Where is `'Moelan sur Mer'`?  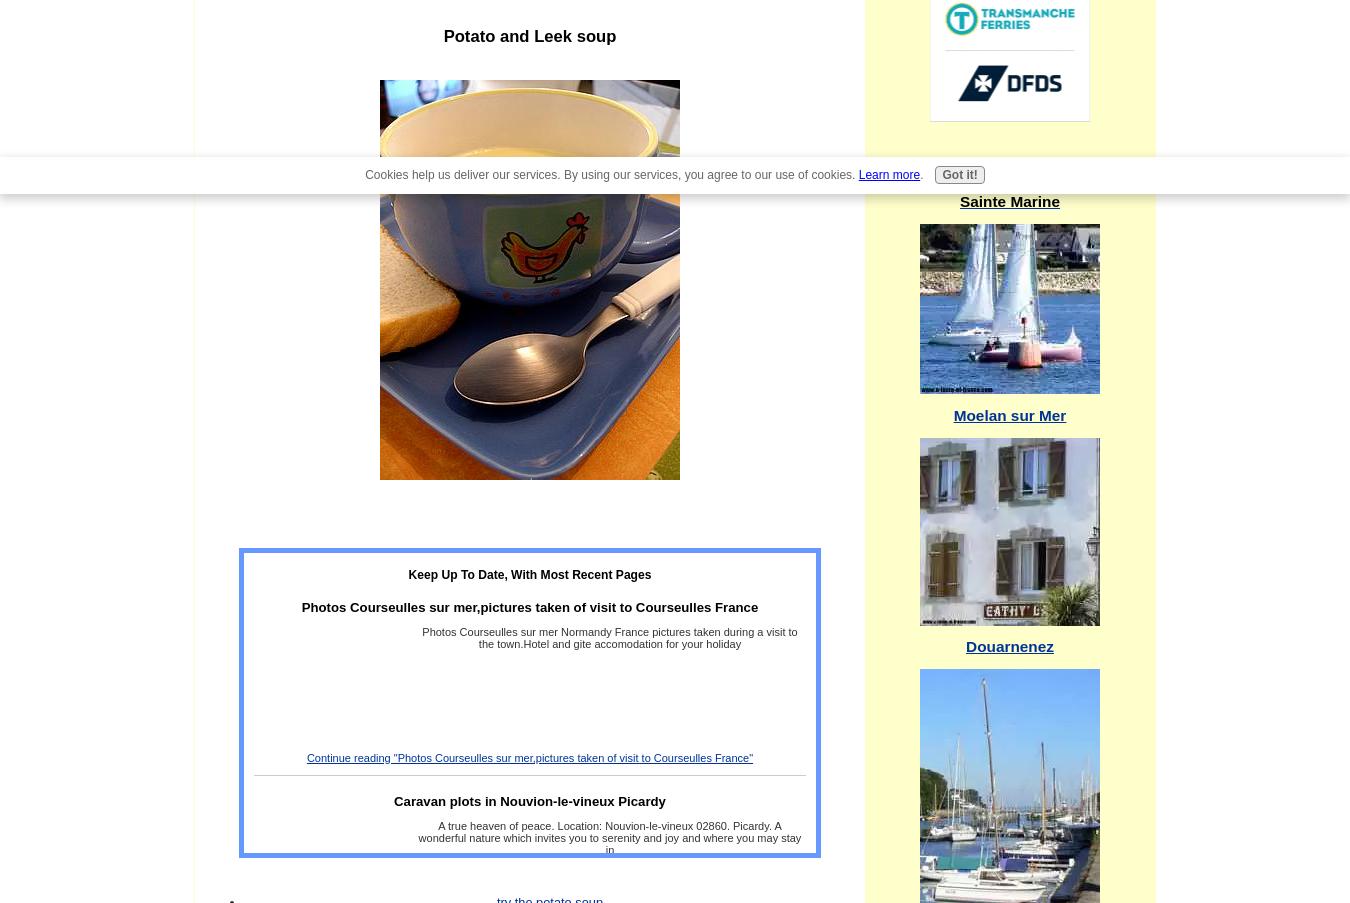 'Moelan sur Mer' is located at coordinates (1008, 413).